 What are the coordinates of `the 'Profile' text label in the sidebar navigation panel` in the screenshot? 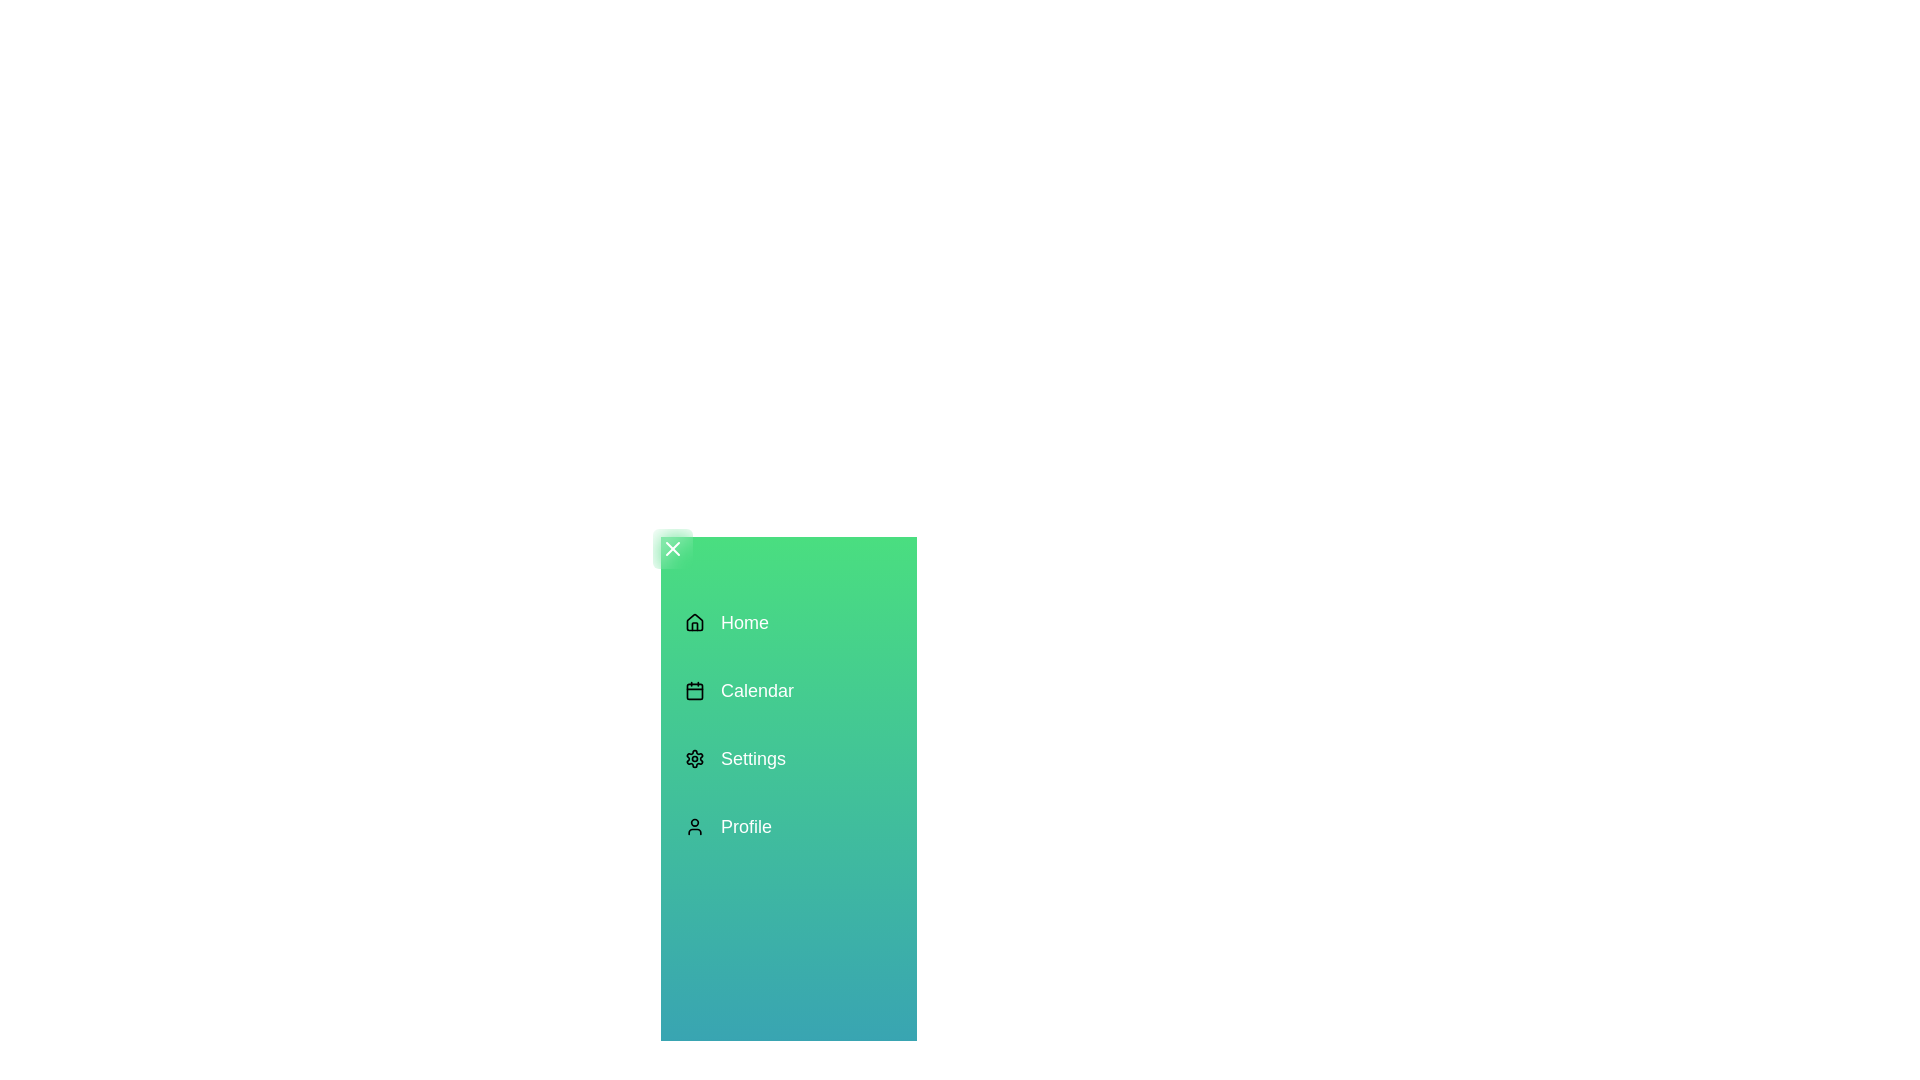 It's located at (745, 826).